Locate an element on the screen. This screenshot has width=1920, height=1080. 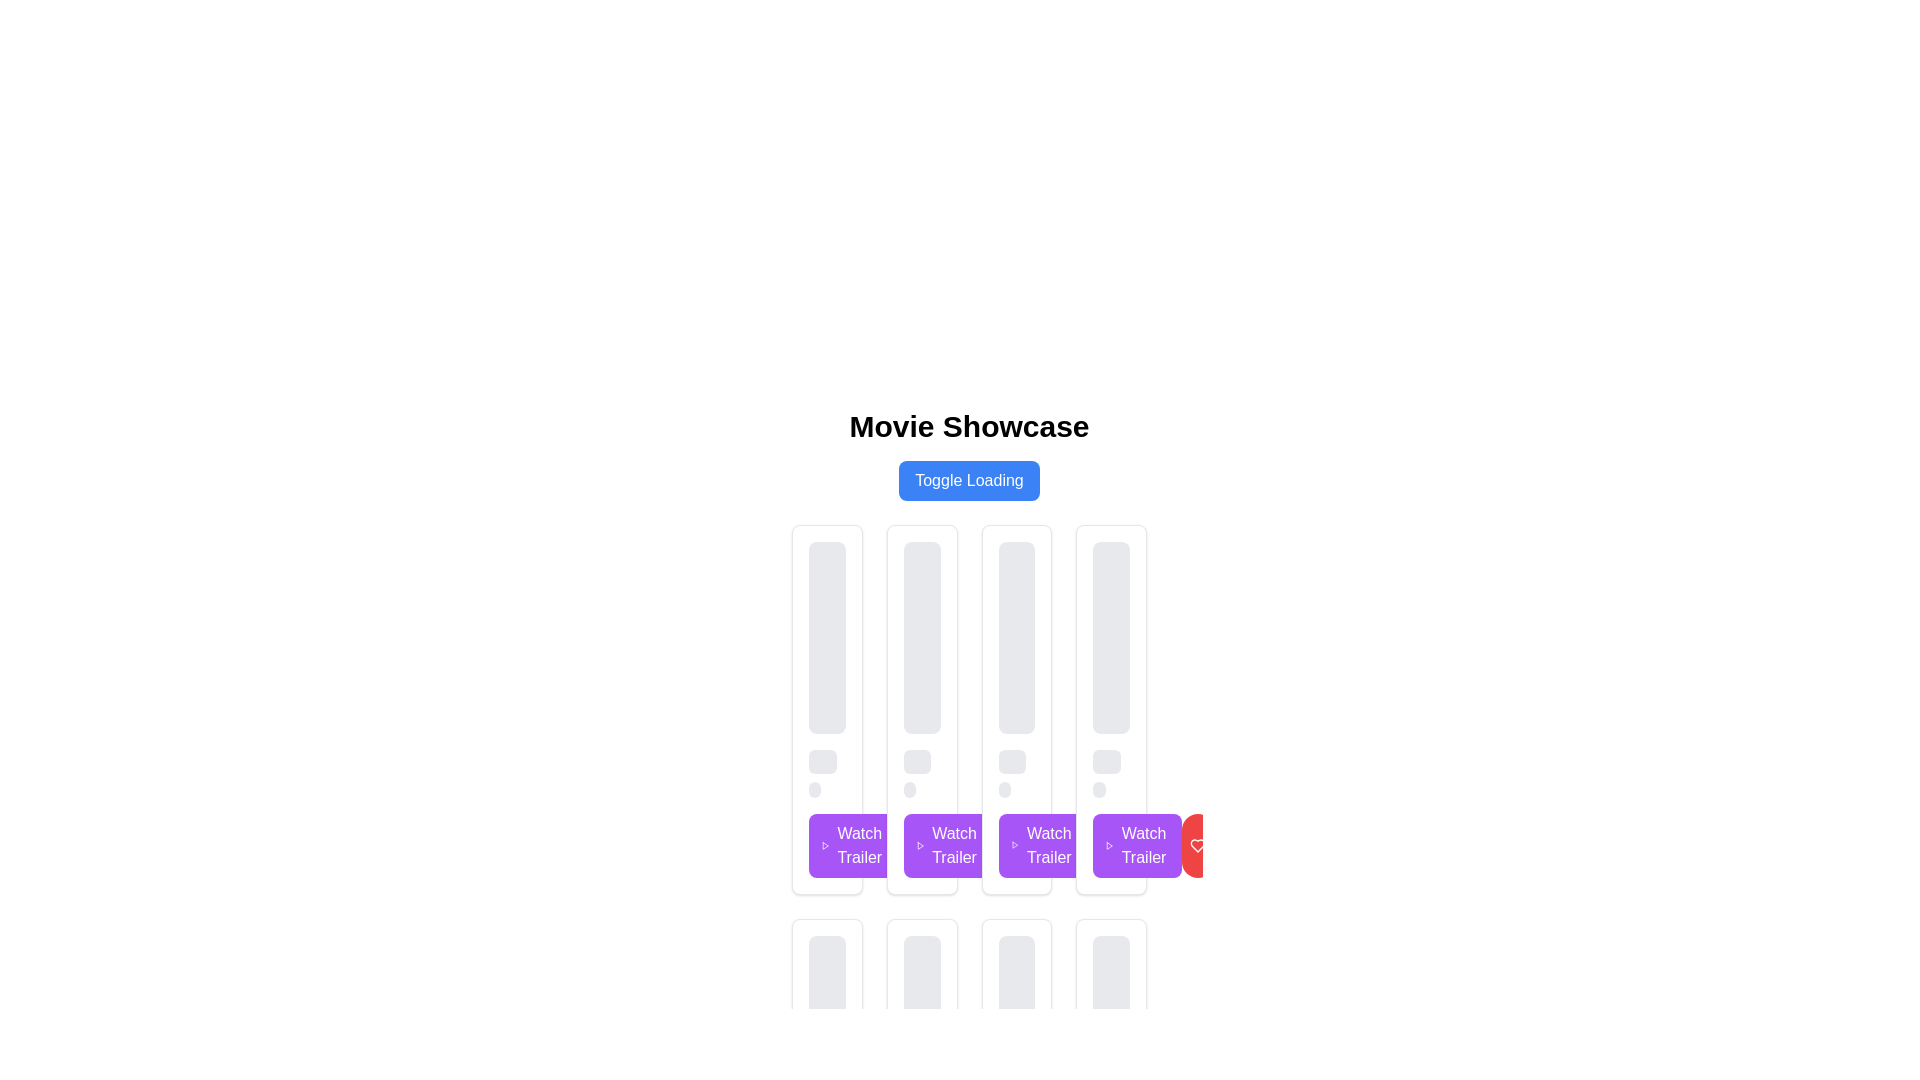
the sharing icon, which consists of three circles connected by lines, located within the fourth 'Watch Trailer' button from the left, styled with a blue background and white text is located at coordinates (952, 845).